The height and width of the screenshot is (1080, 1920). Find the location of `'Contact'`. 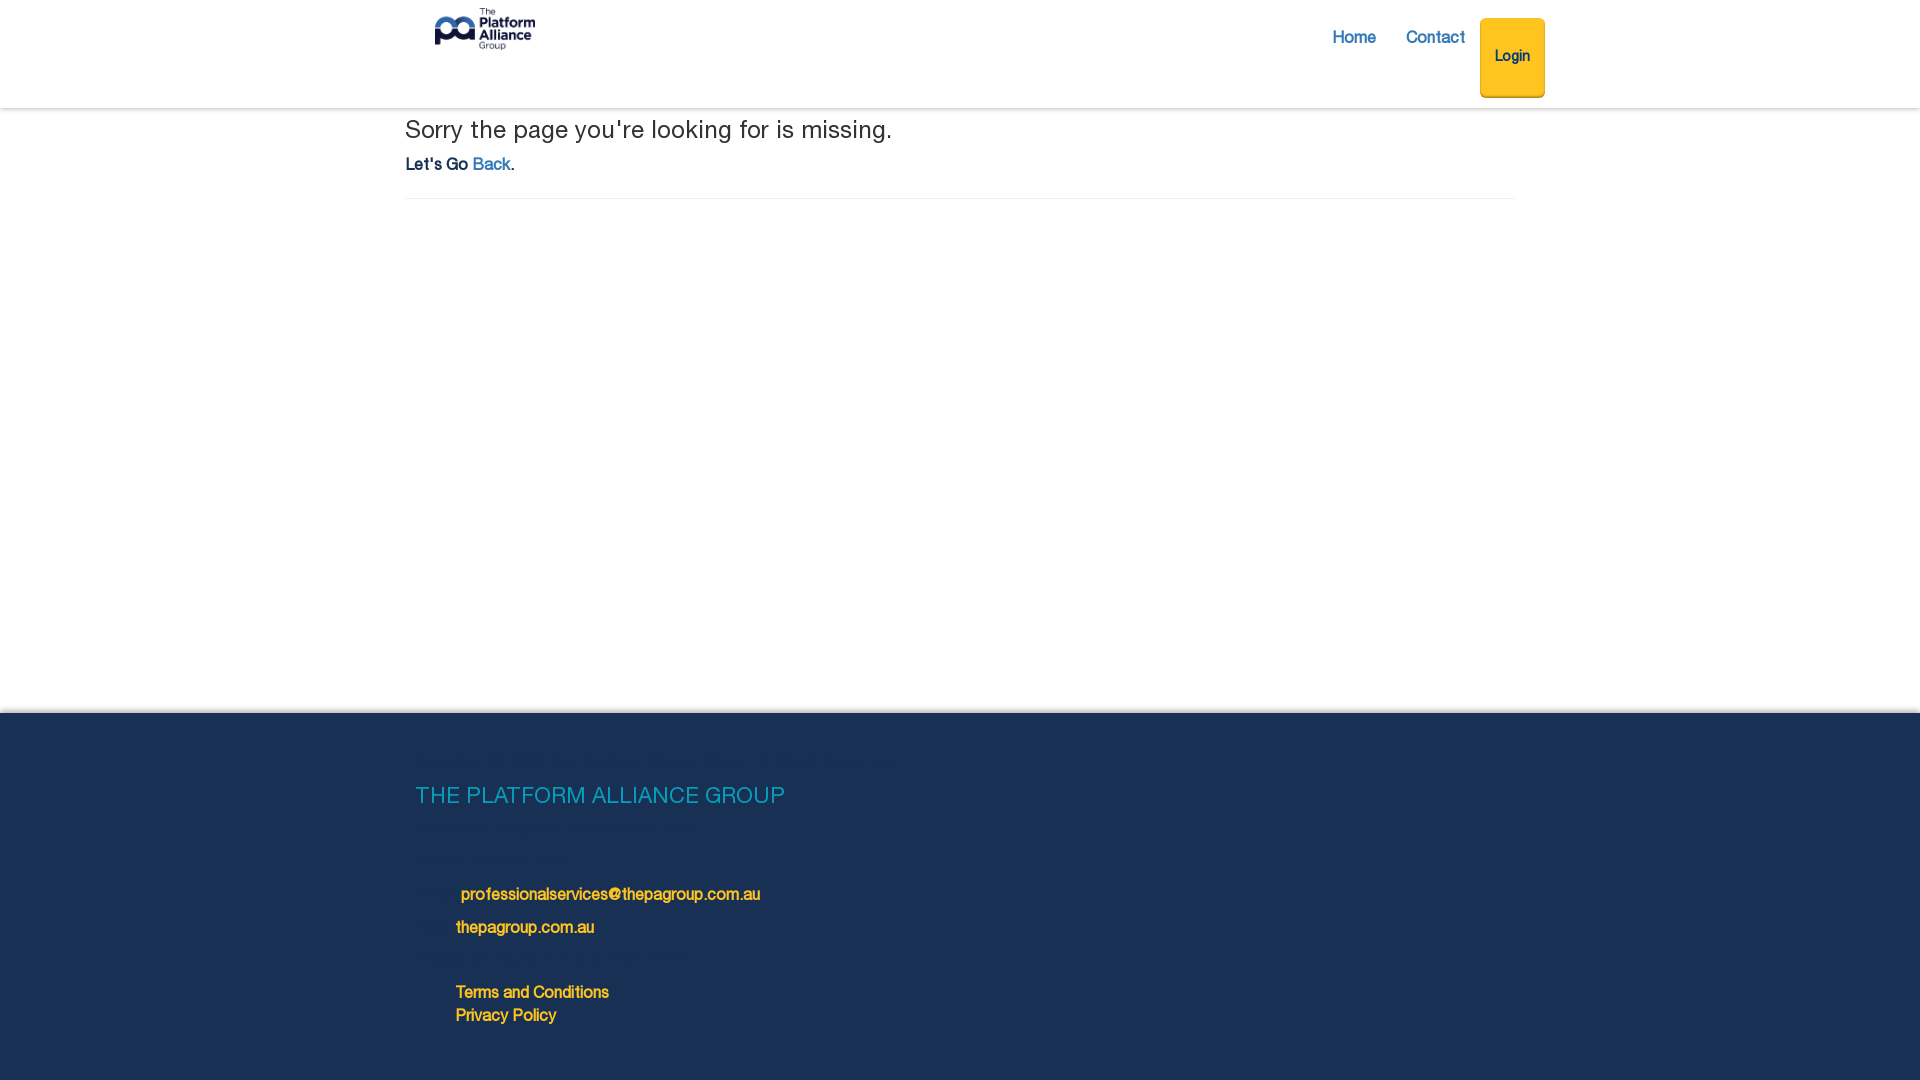

'Contact' is located at coordinates (1390, 39).